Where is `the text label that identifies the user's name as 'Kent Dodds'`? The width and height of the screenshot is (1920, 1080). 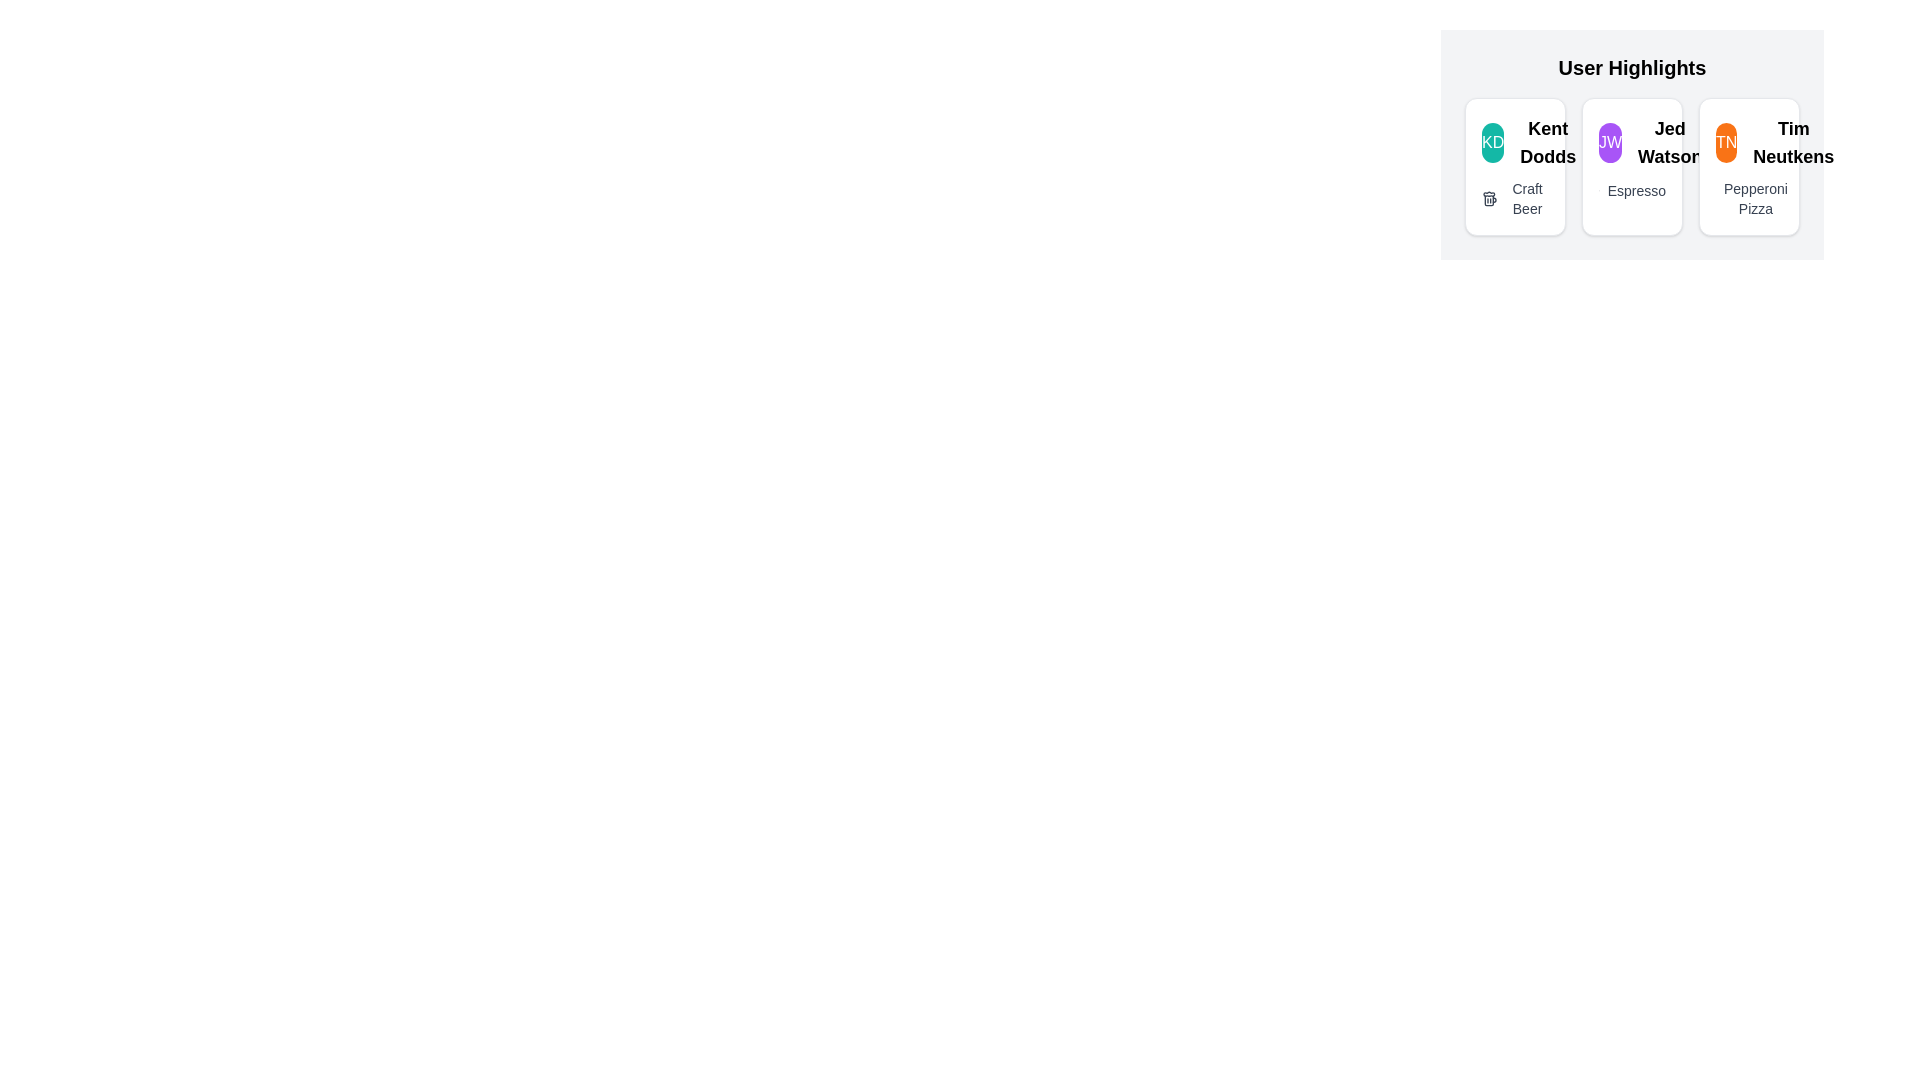
the text label that identifies the user's name as 'Kent Dodds' is located at coordinates (1515, 141).